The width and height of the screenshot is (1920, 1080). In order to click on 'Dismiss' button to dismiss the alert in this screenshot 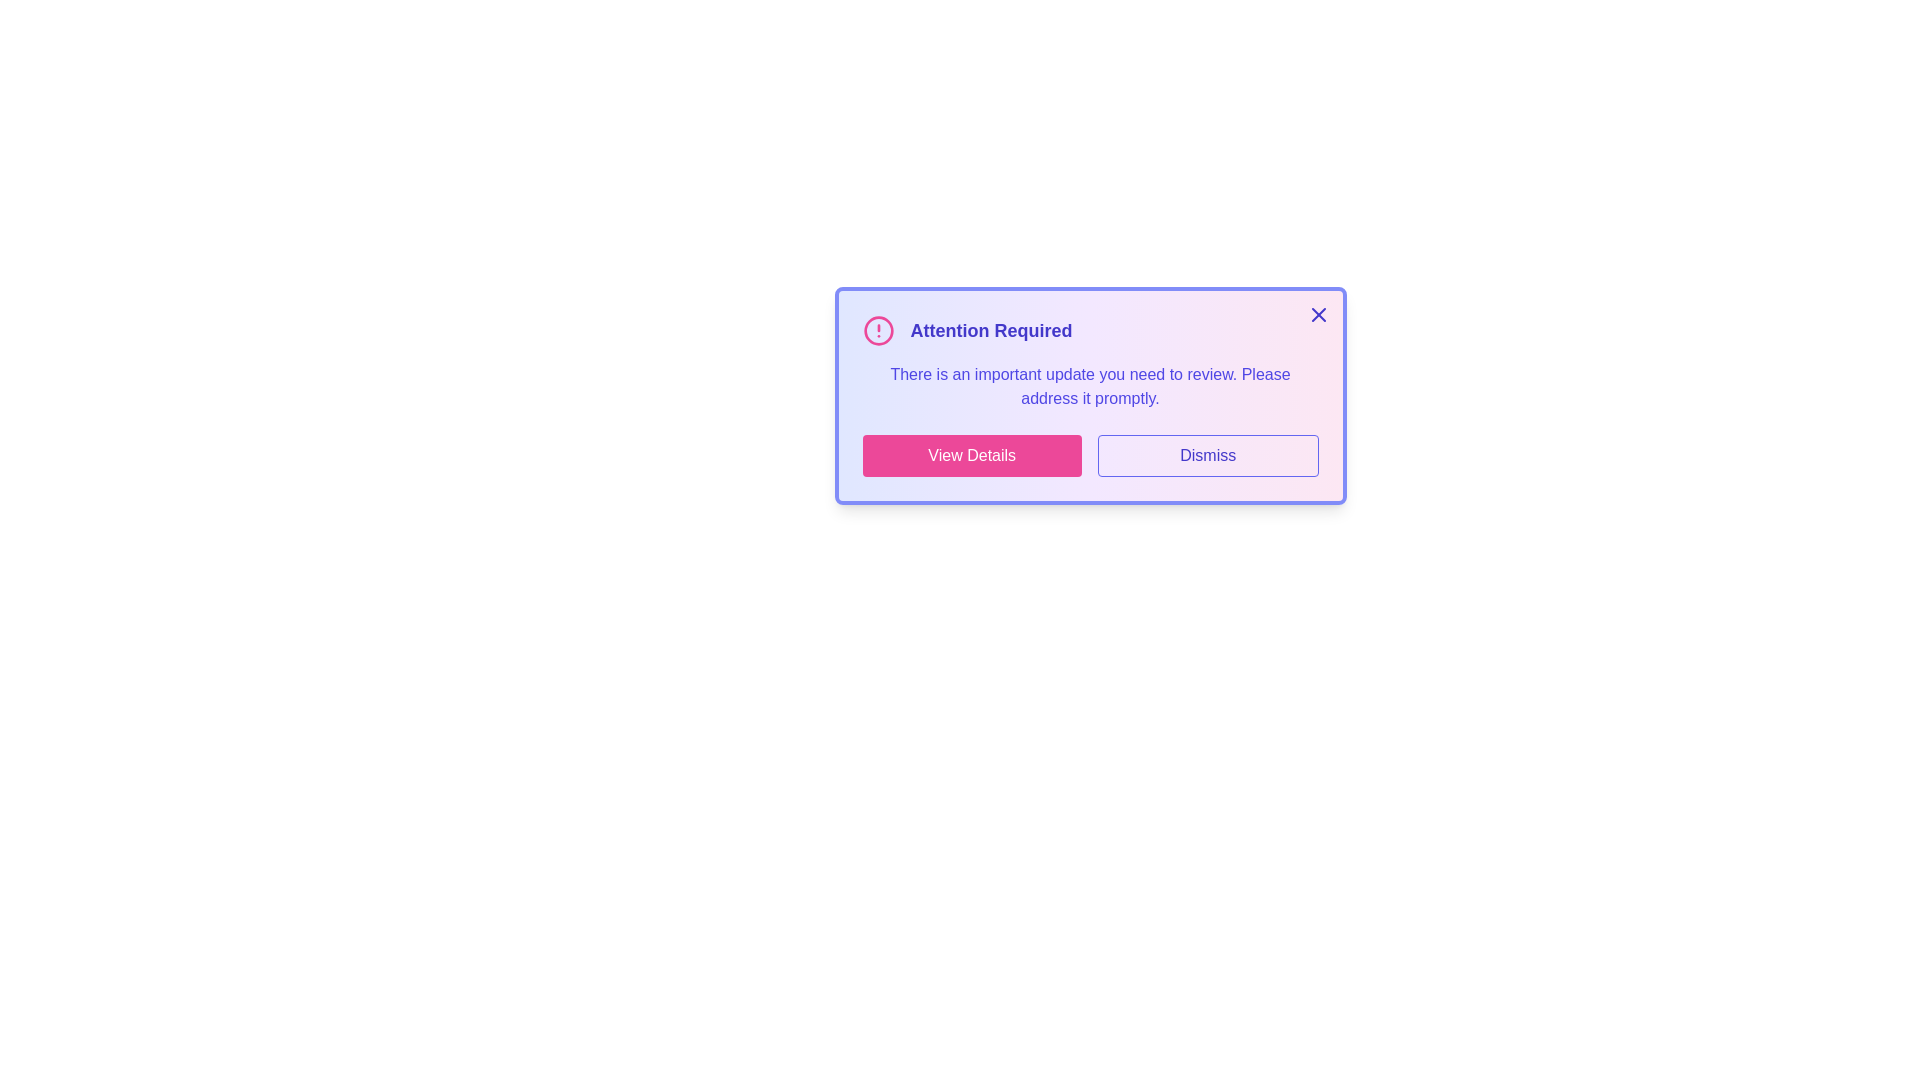, I will do `click(1207, 455)`.